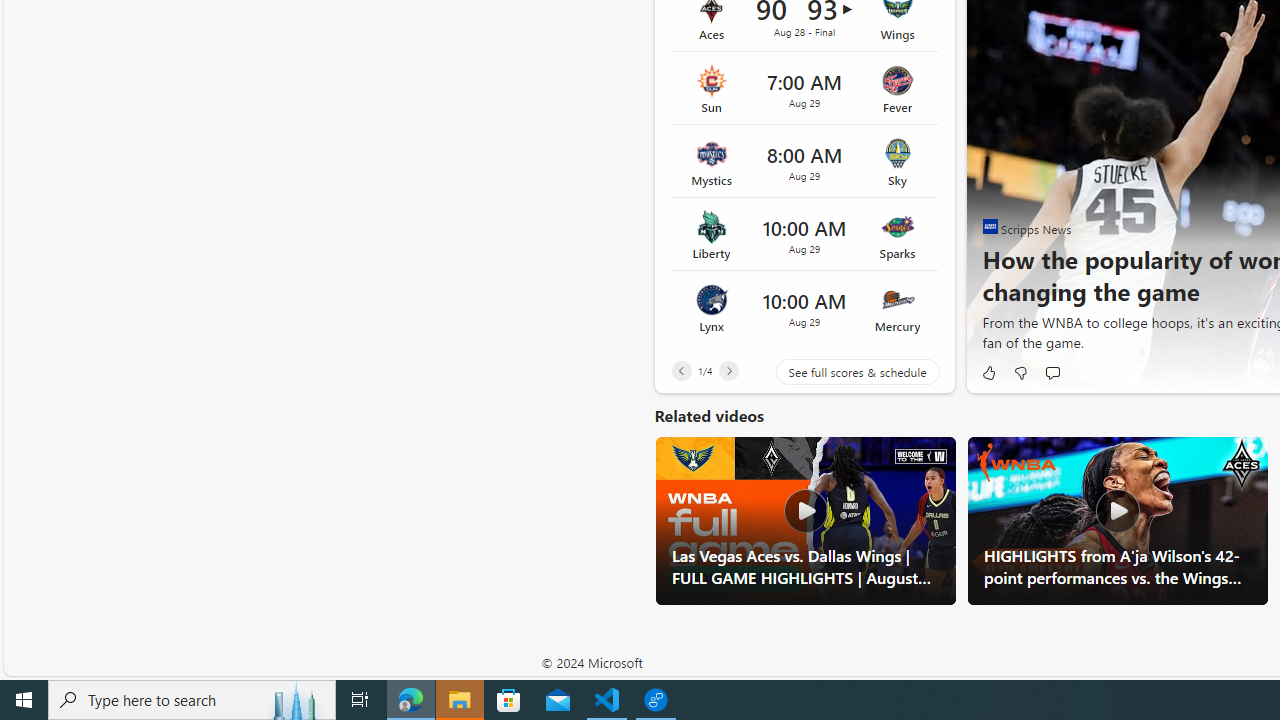  I want to click on 'Lynx vs Mercury Time 10:00 AM Date Aug 29', so click(804, 307).